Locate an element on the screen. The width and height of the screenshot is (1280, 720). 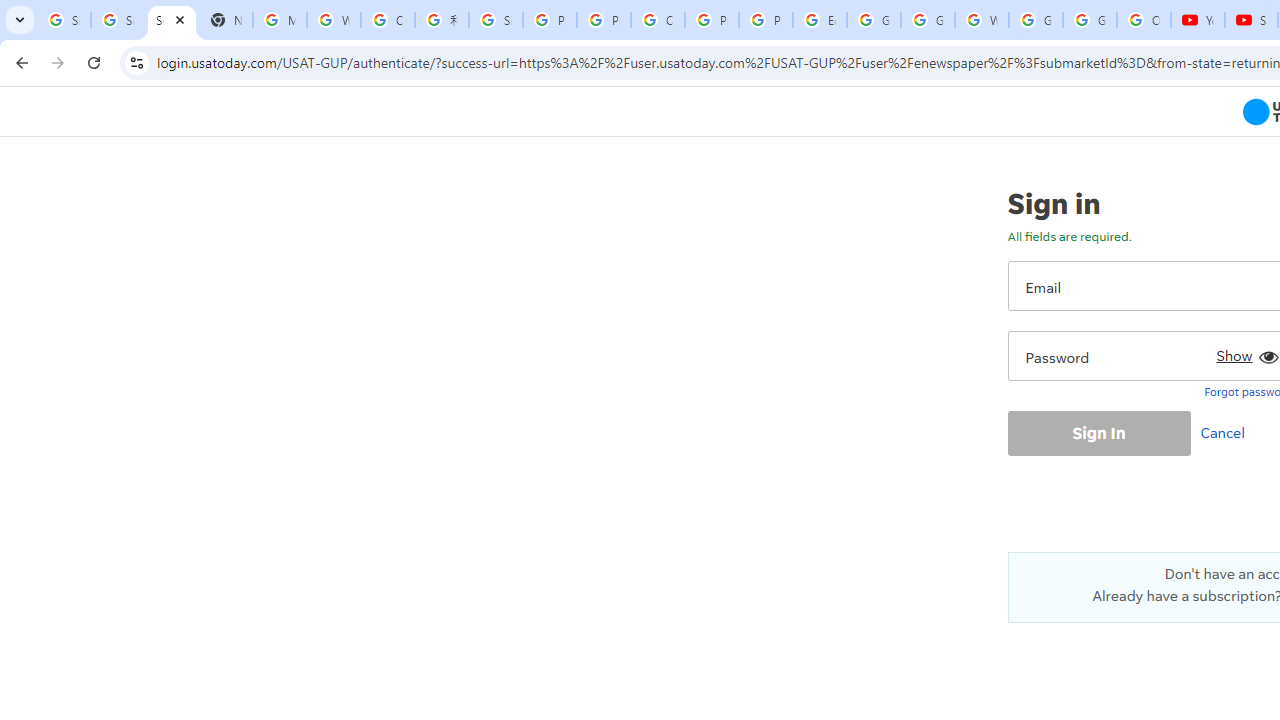
'Google Account' is located at coordinates (1088, 20).